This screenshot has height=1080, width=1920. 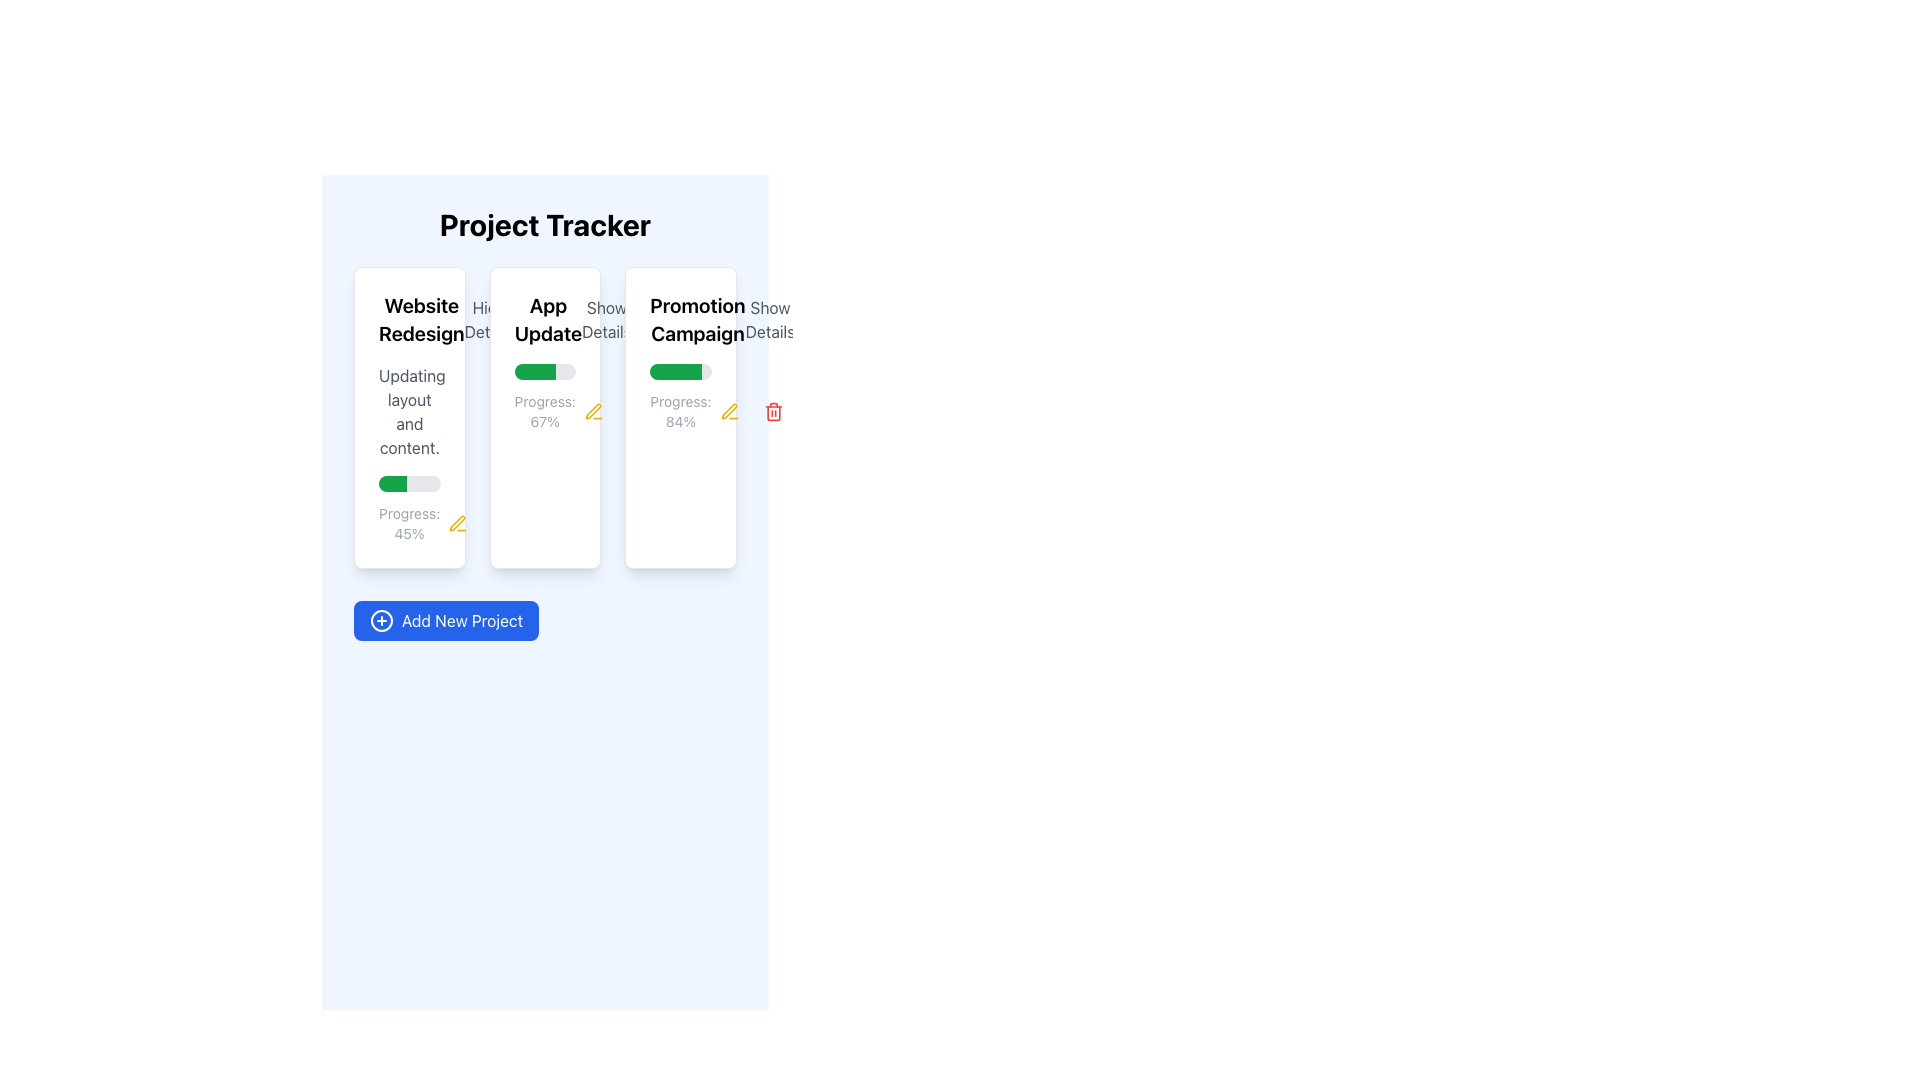 What do you see at coordinates (456, 523) in the screenshot?
I see `the pen icon button with a yellow hue, located in the 'App Update' project card` at bounding box center [456, 523].